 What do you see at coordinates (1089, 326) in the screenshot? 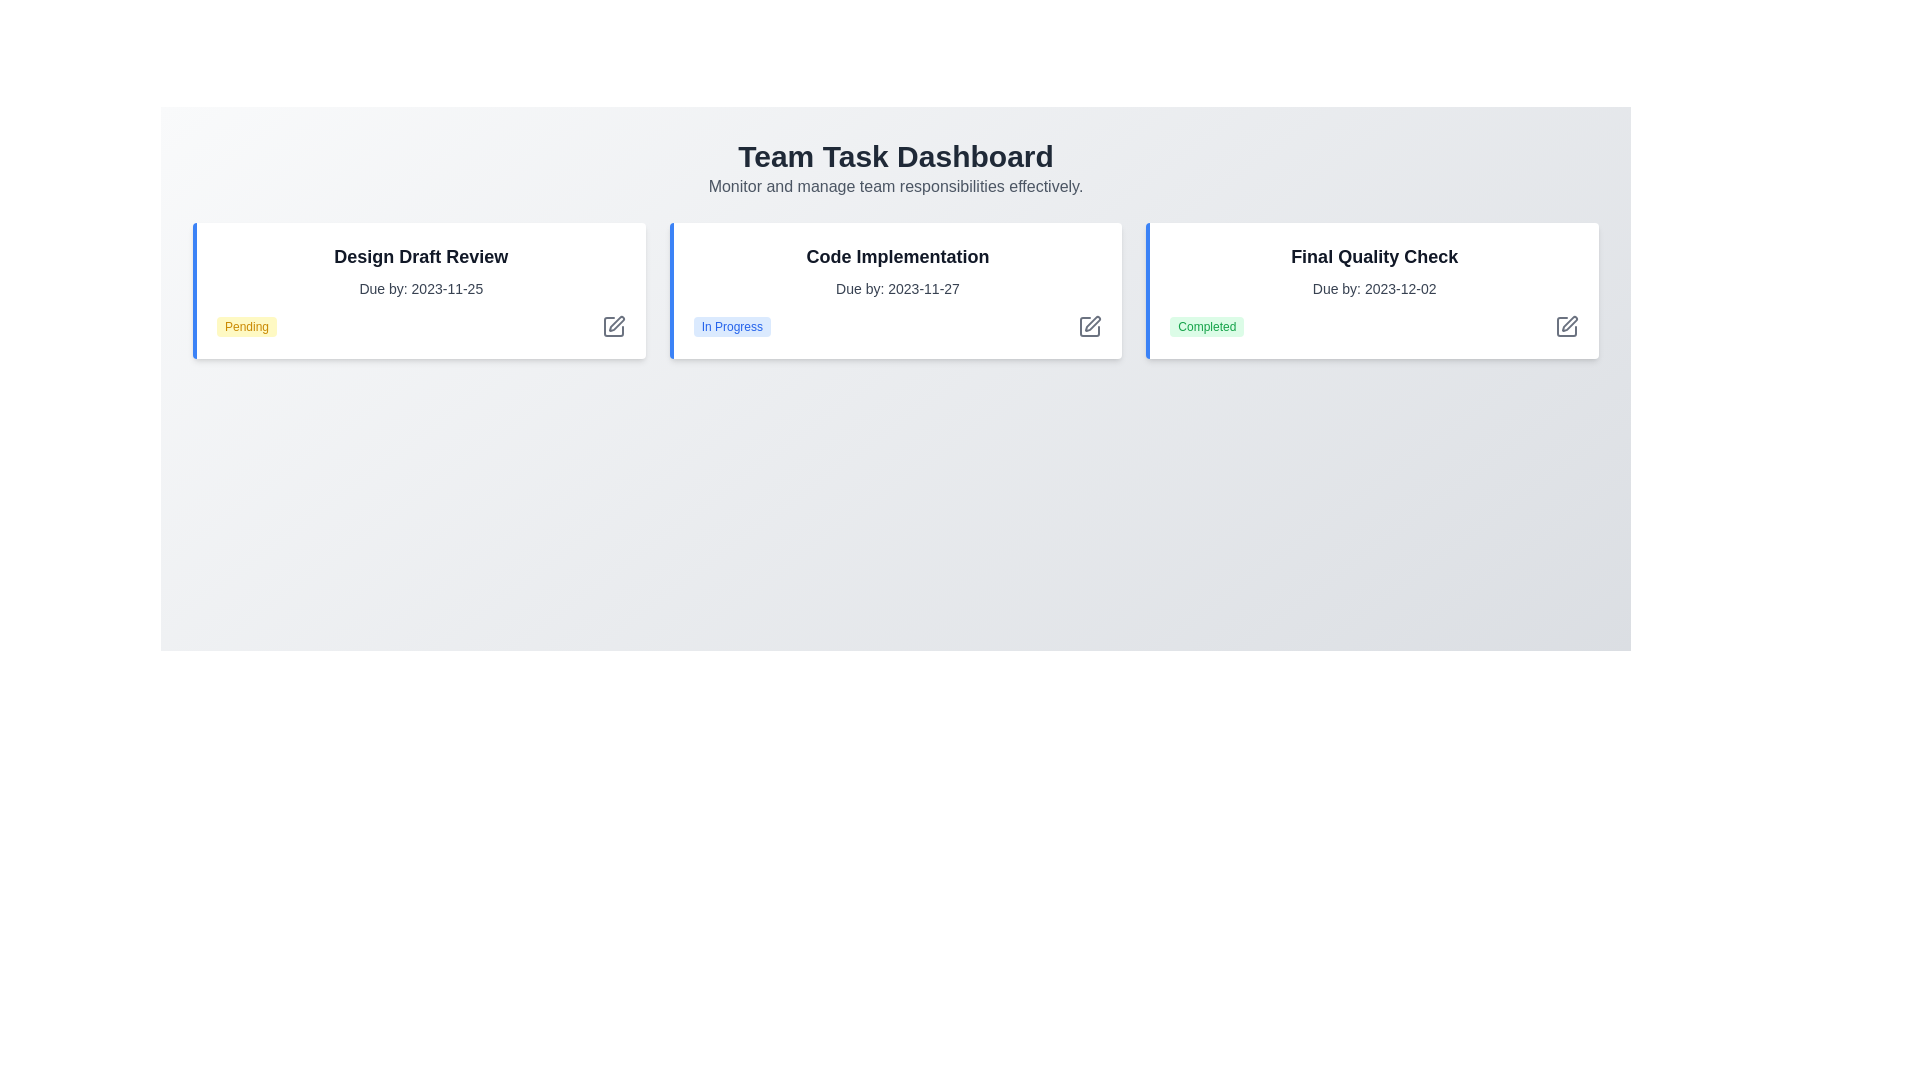
I see `the graphical icon in the top-right corner of the 'Code Implementation' card` at bounding box center [1089, 326].